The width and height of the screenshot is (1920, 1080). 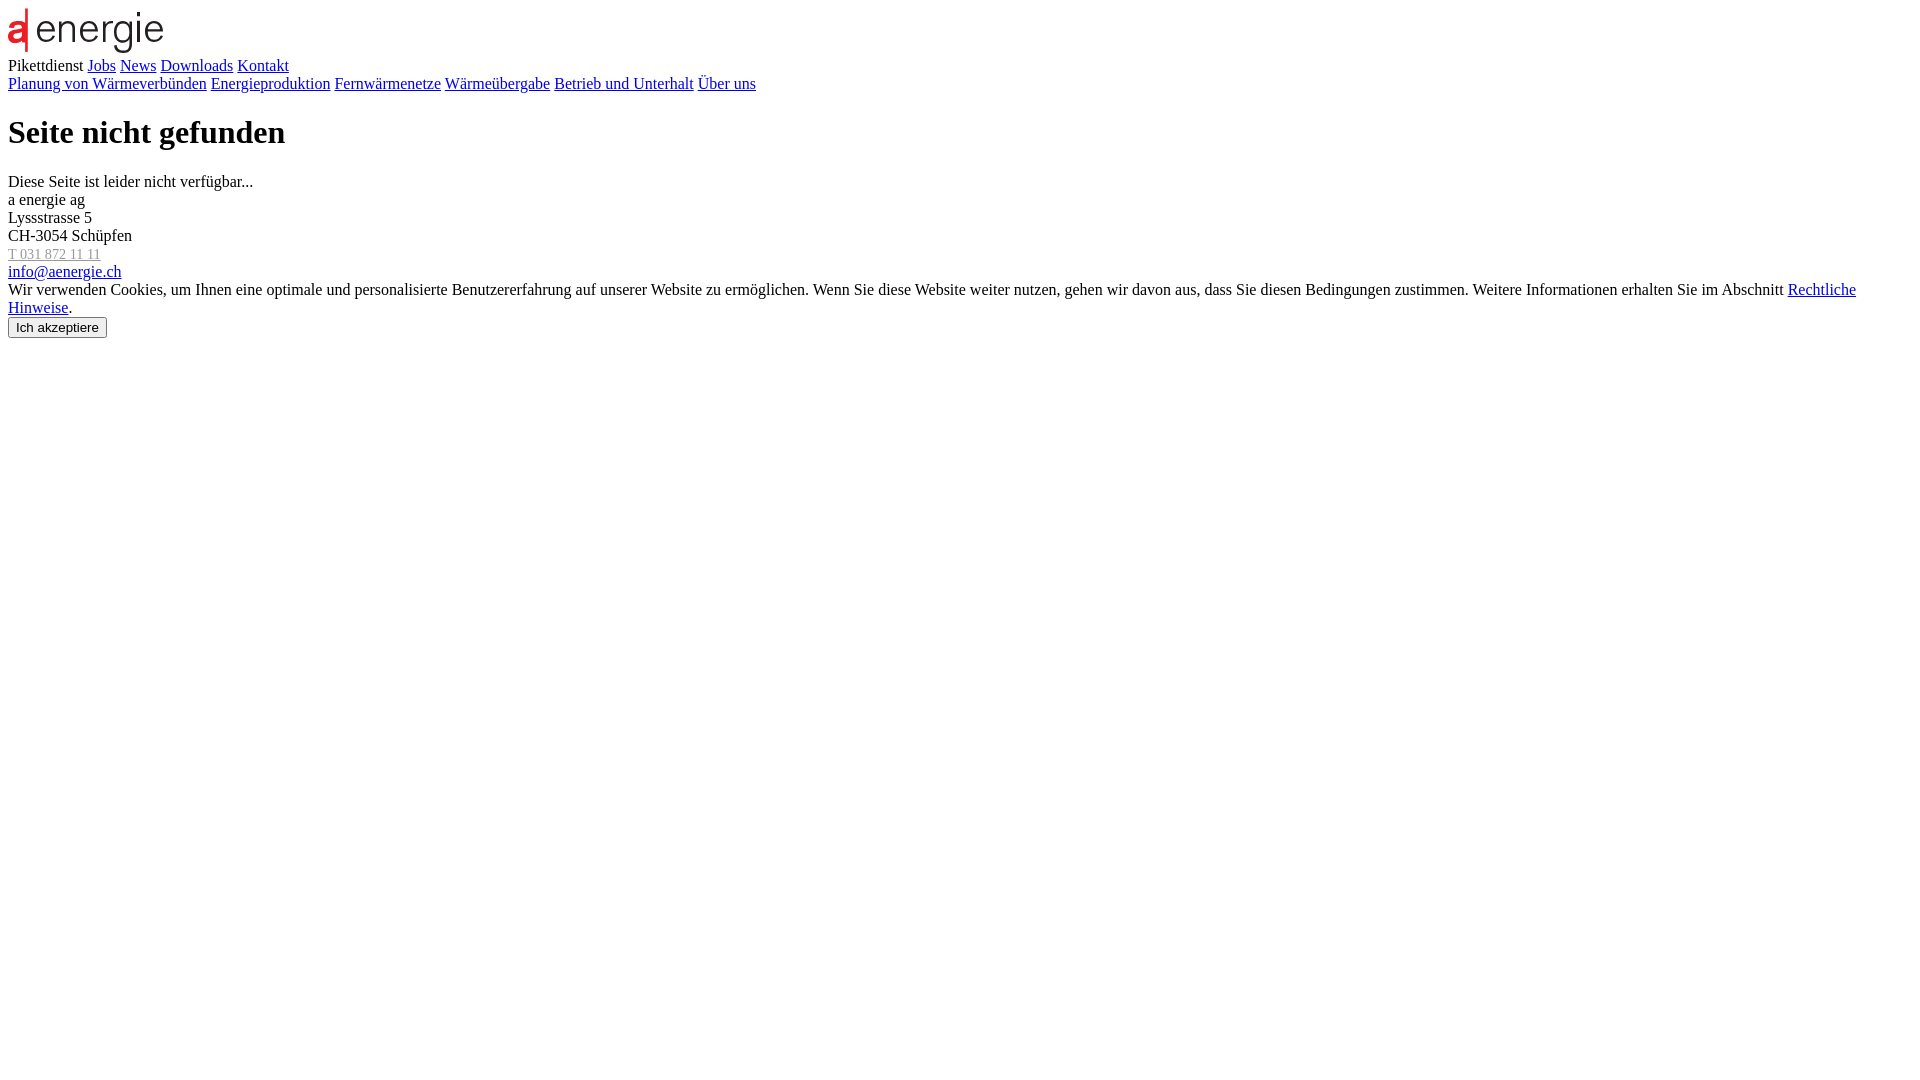 What do you see at coordinates (8, 271) in the screenshot?
I see `'info@aenergie.ch'` at bounding box center [8, 271].